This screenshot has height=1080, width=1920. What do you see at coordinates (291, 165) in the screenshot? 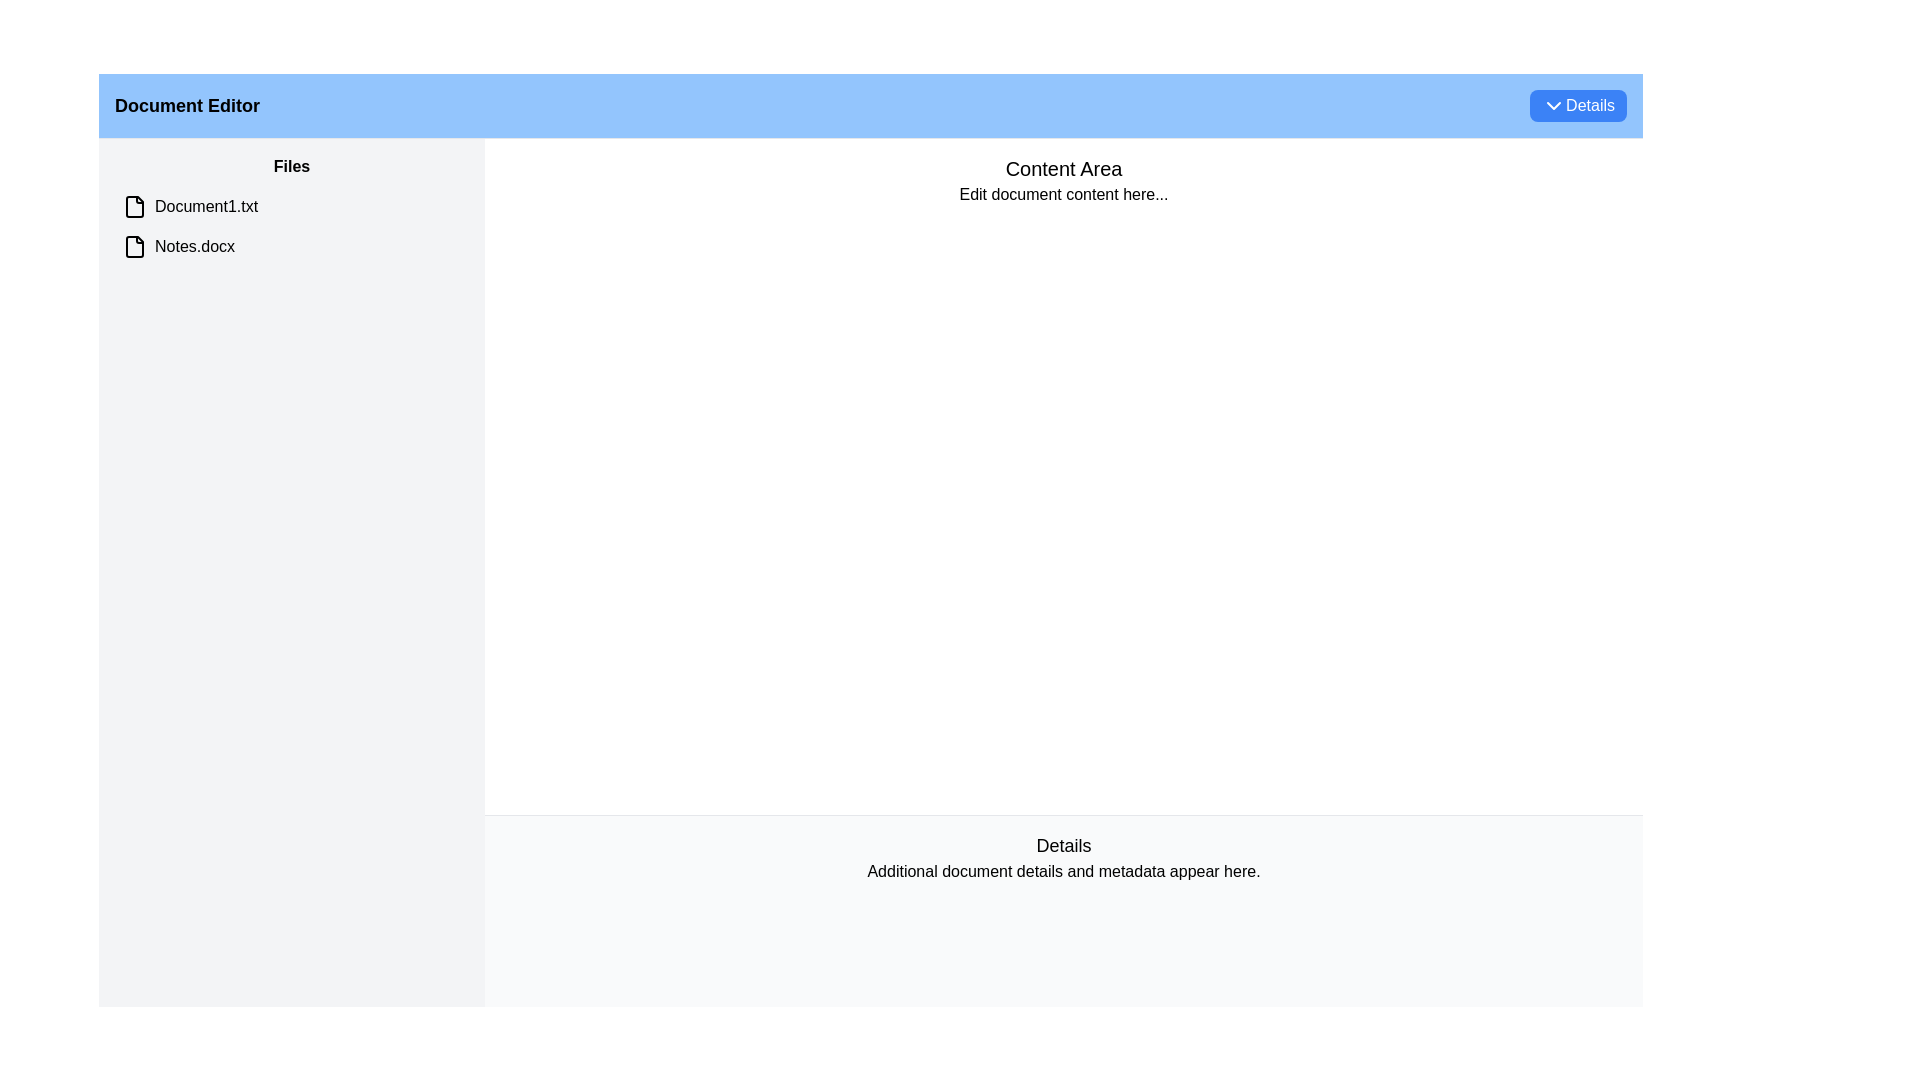
I see `heading of the text label that says 'Files', which is styled in bold and located at the top of the sidebar on the left side of the interface` at bounding box center [291, 165].